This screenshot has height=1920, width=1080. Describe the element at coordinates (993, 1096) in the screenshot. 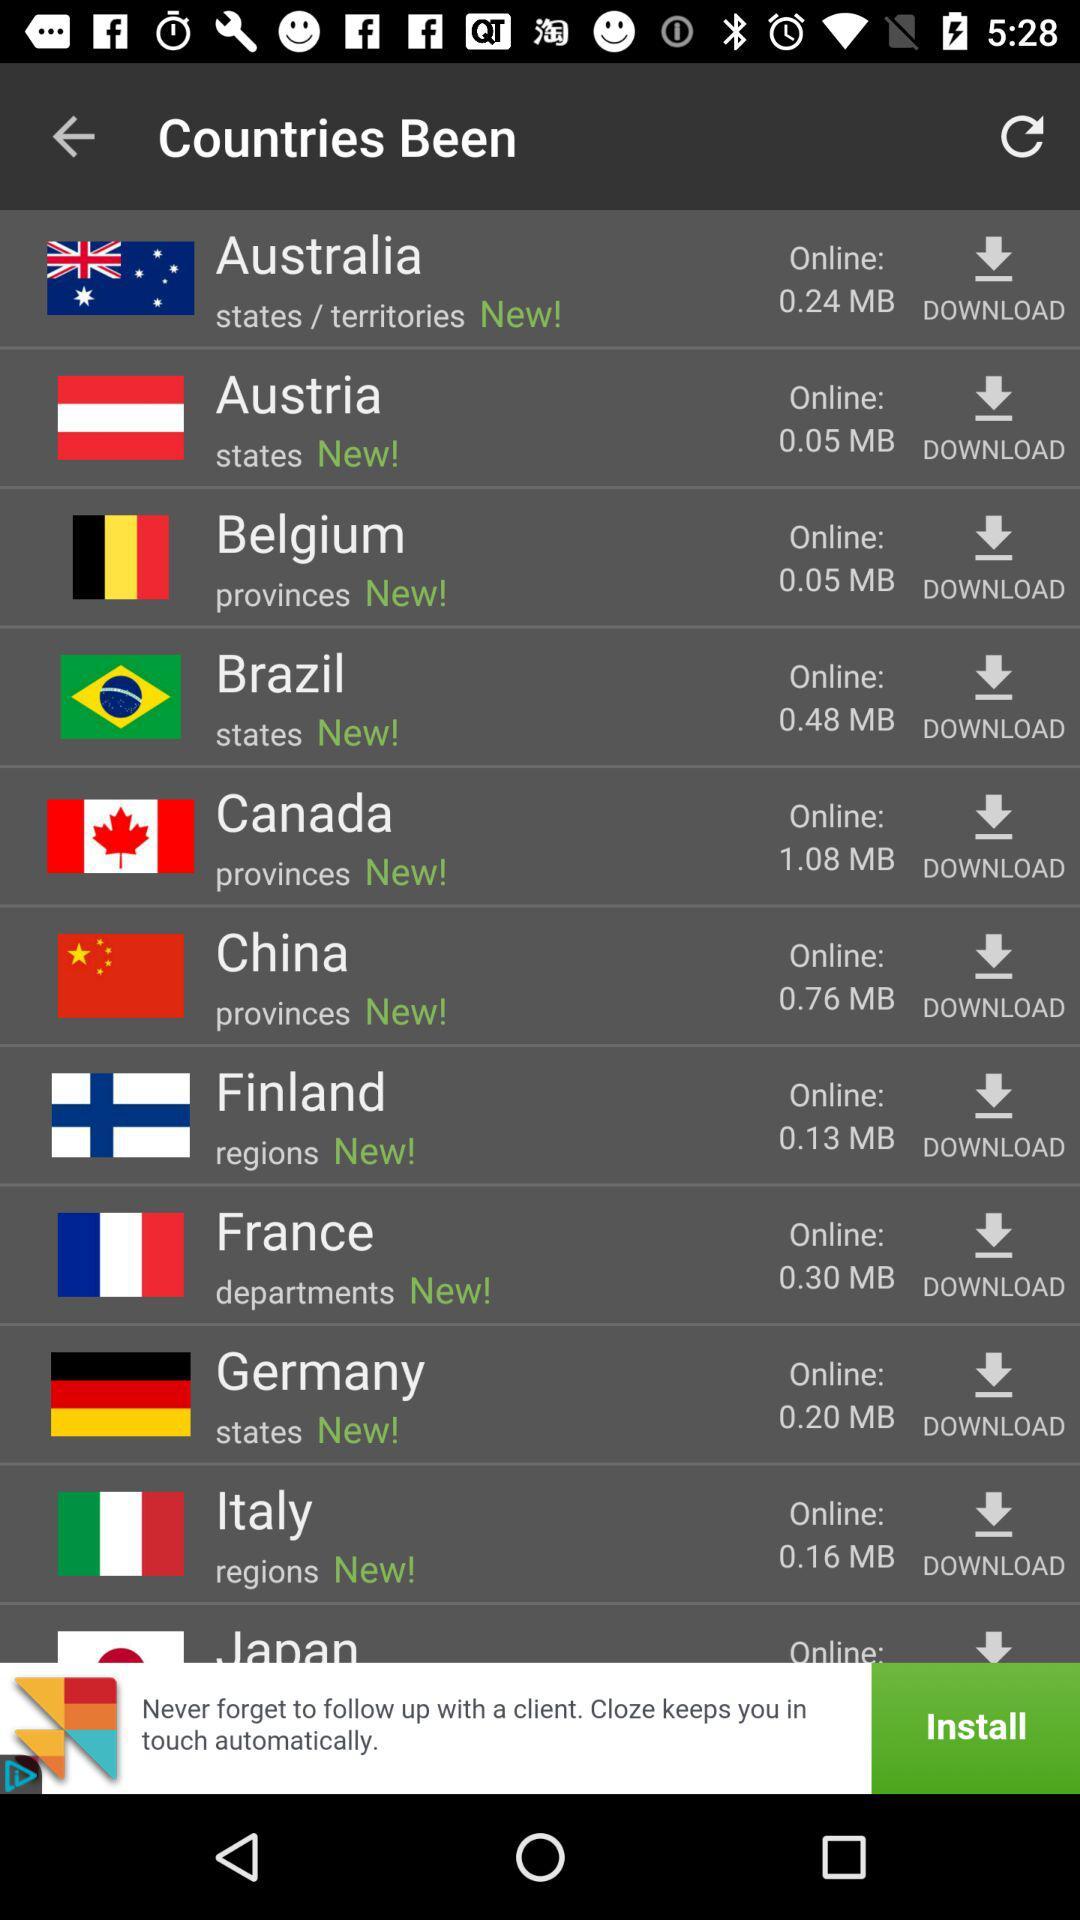

I see `download the map` at that location.